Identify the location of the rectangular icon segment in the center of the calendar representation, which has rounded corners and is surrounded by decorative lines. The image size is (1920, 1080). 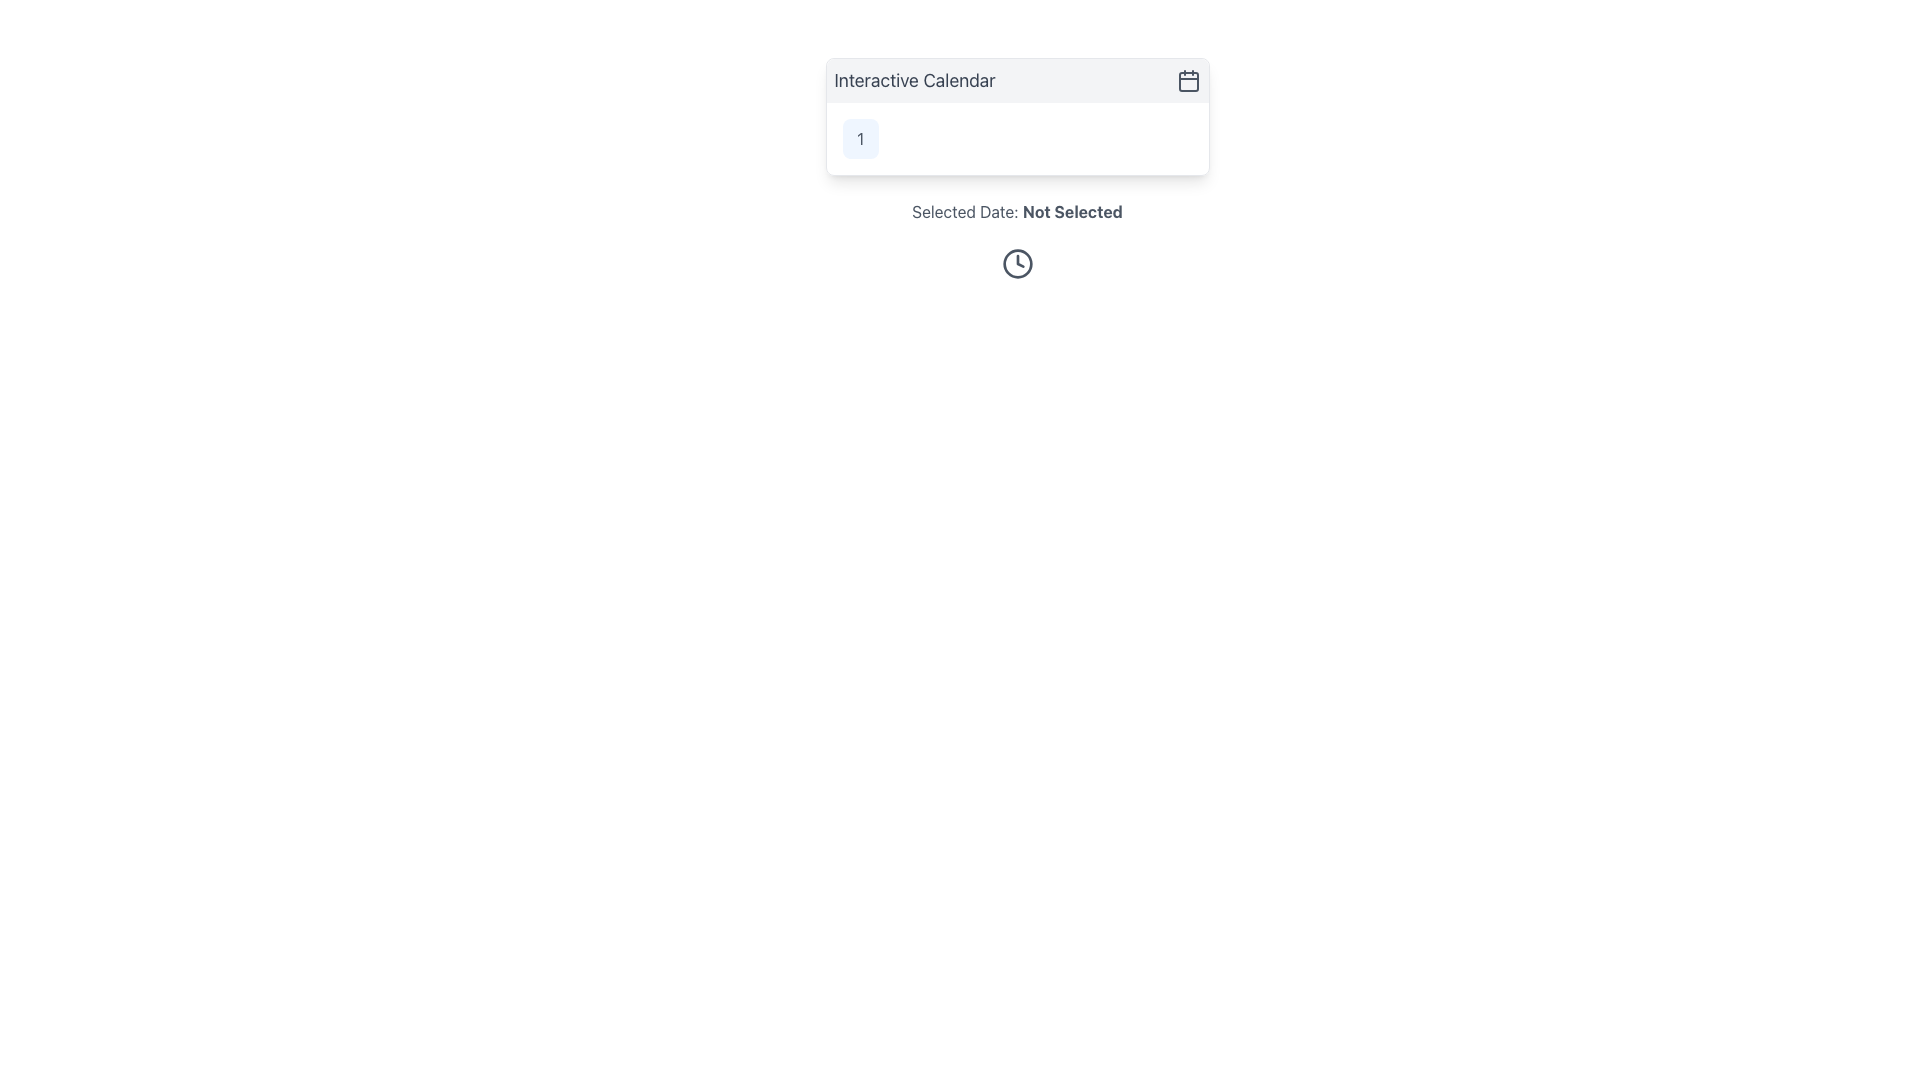
(1188, 80).